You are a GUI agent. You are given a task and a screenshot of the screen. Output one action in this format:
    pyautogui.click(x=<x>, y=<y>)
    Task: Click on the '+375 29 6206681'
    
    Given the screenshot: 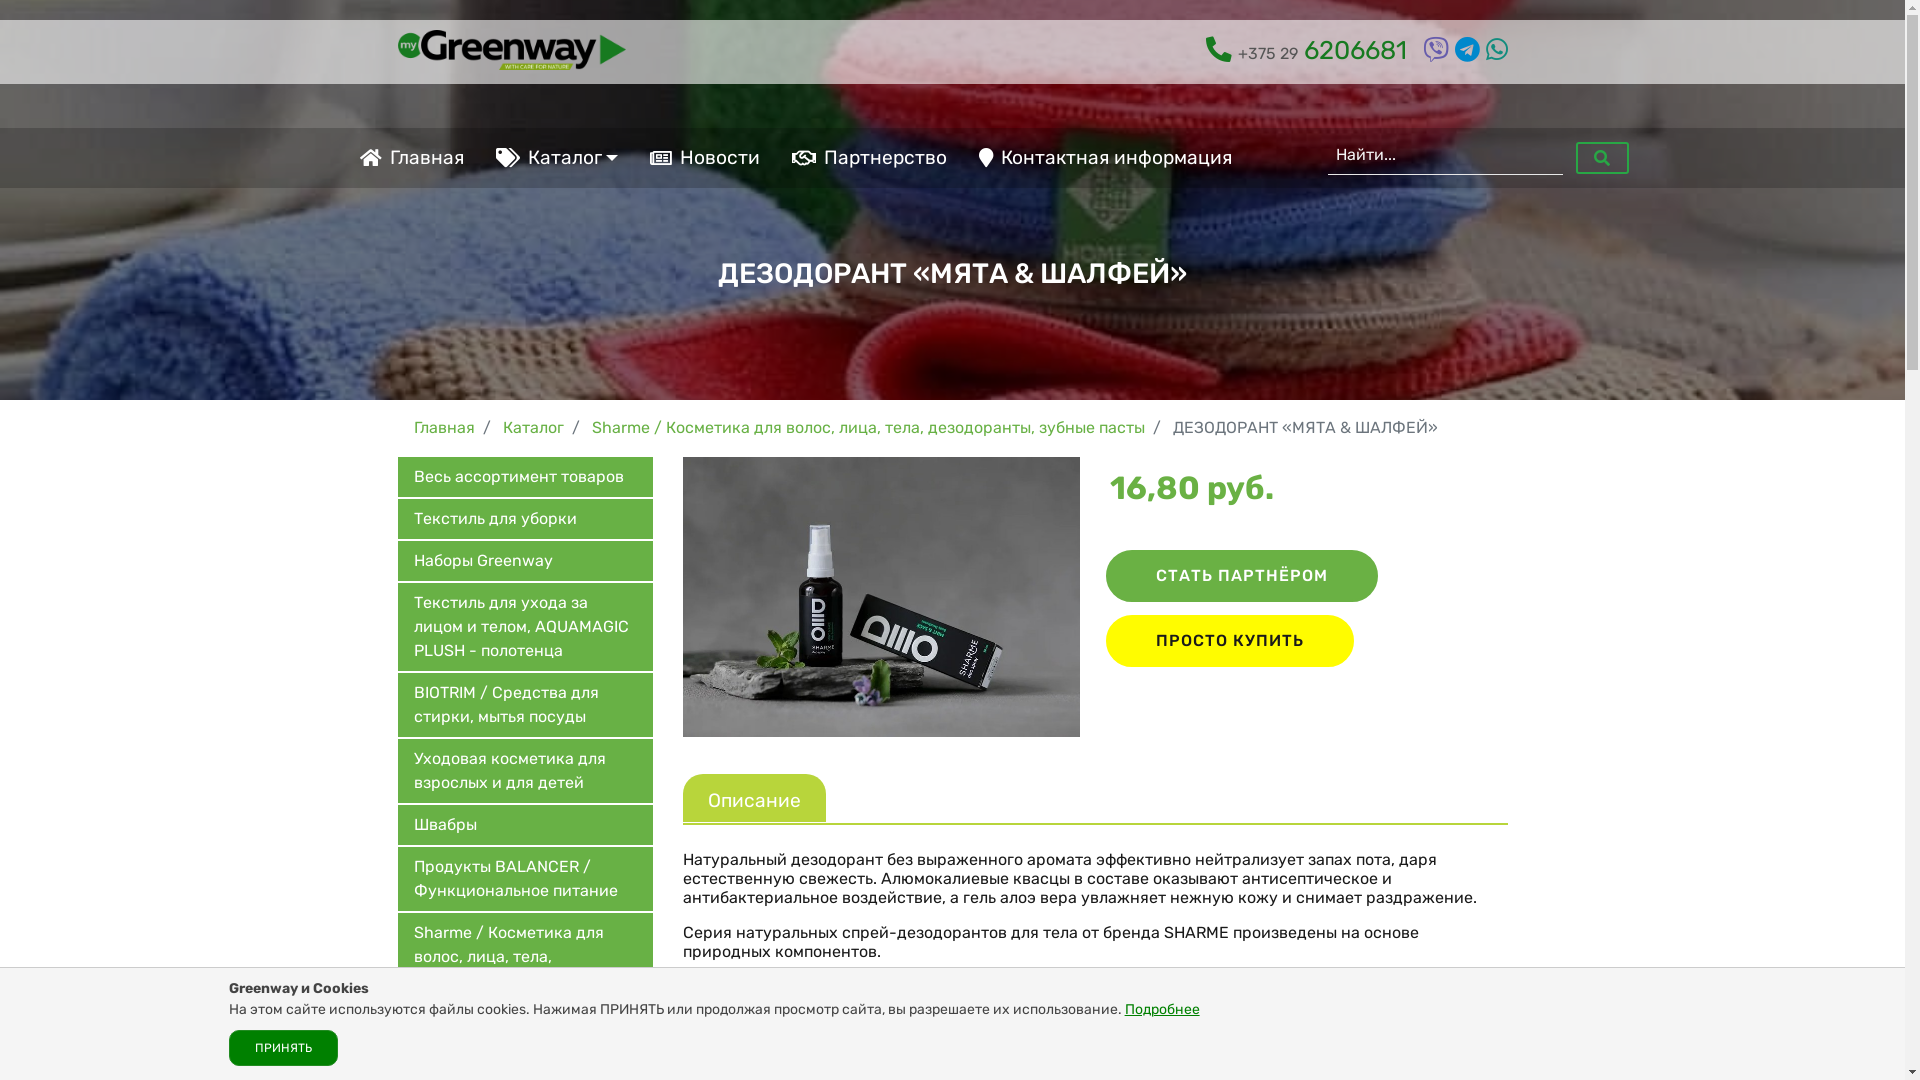 What is the action you would take?
    pyautogui.click(x=1310, y=49)
    